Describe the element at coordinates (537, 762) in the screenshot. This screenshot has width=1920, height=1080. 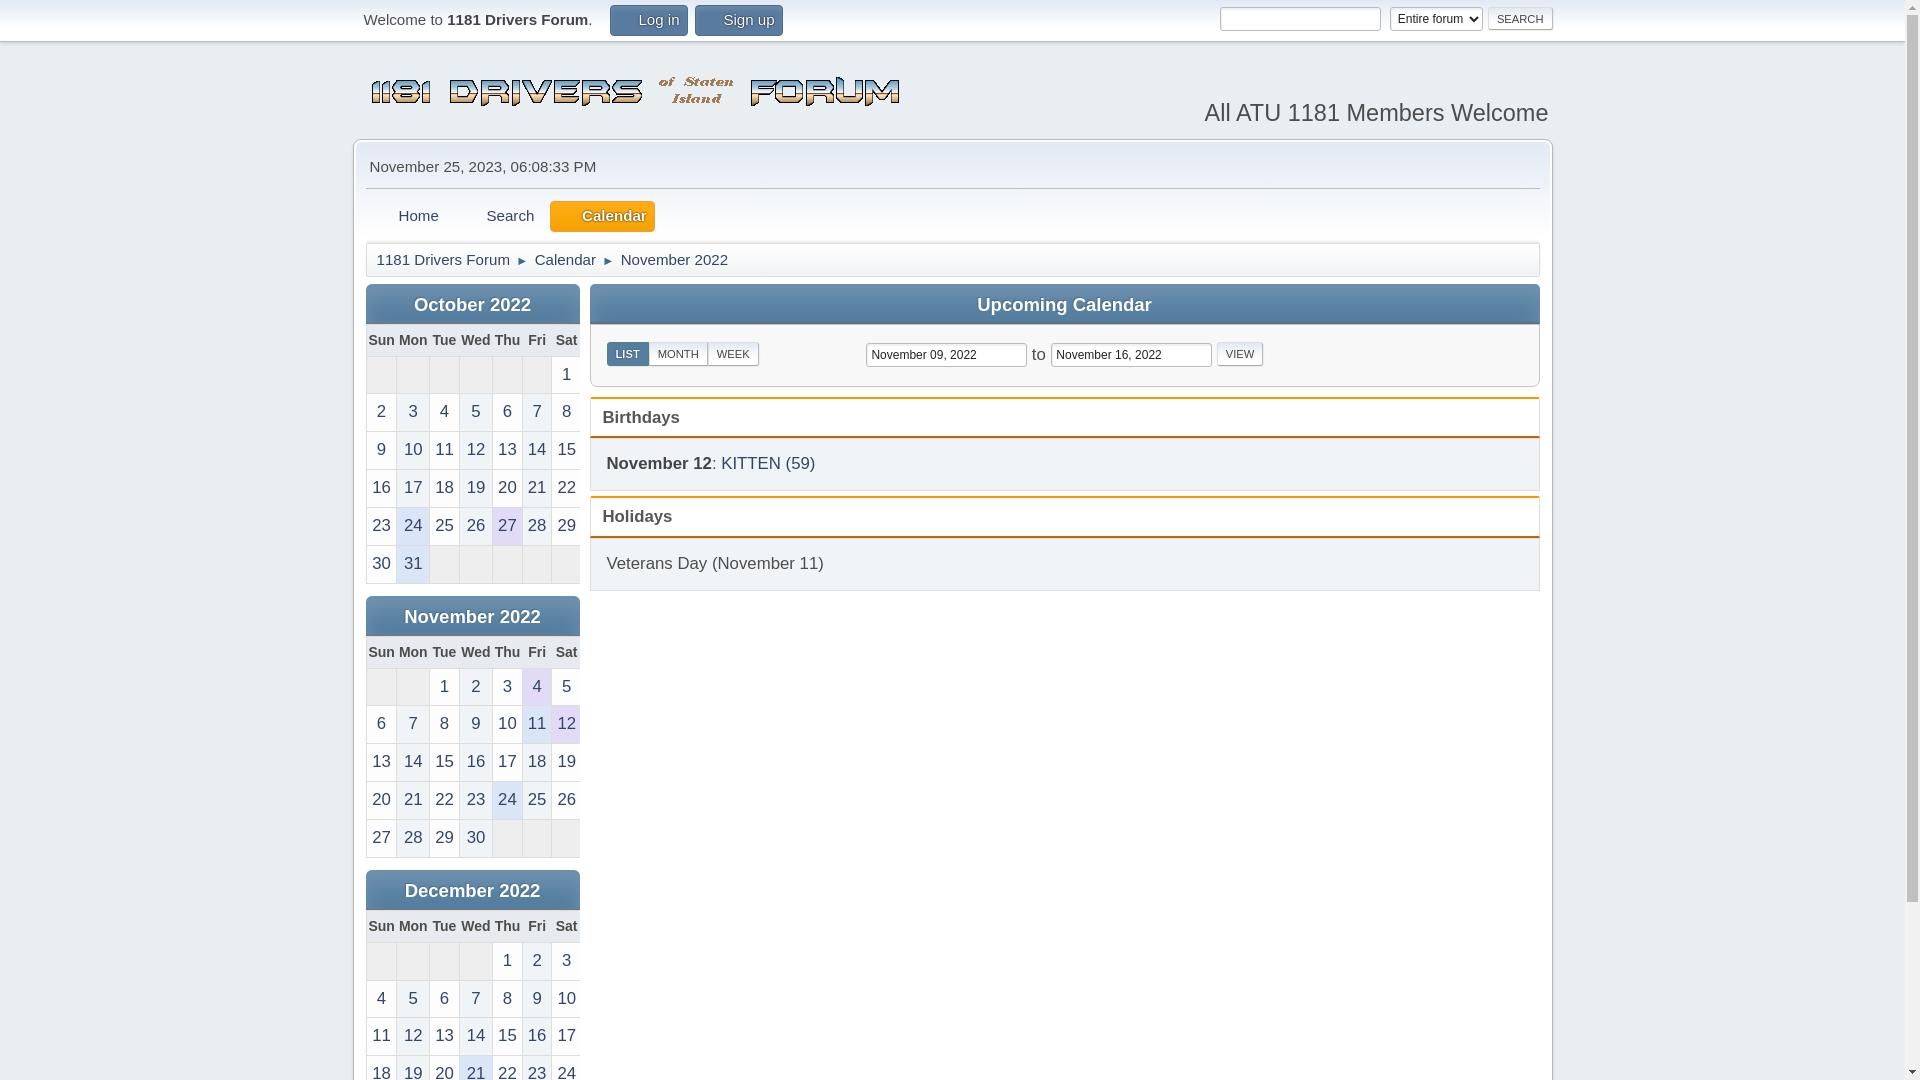
I see `'18'` at that location.